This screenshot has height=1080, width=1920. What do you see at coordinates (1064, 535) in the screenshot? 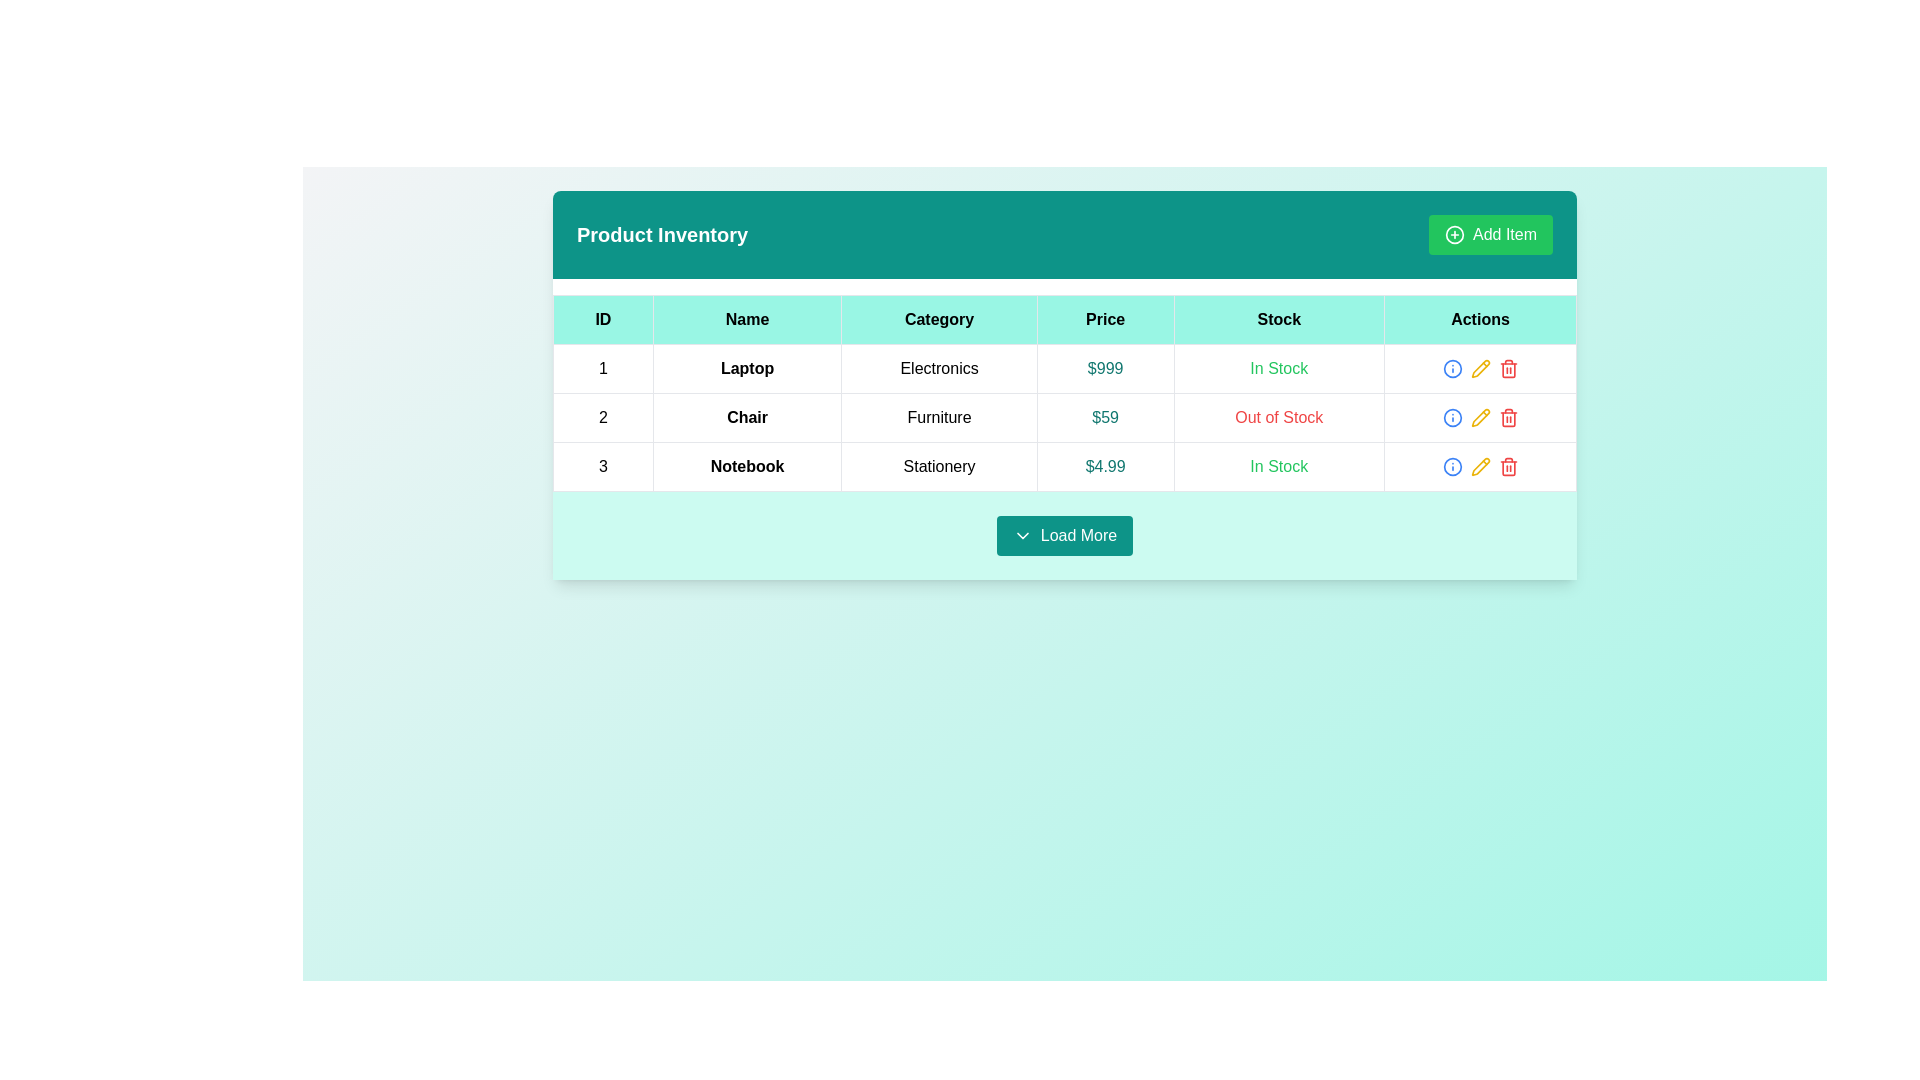
I see `the 'Load More' button with a teal background and rounded corners located at the bottom of the 'Product Inventory' table to load more content` at bounding box center [1064, 535].